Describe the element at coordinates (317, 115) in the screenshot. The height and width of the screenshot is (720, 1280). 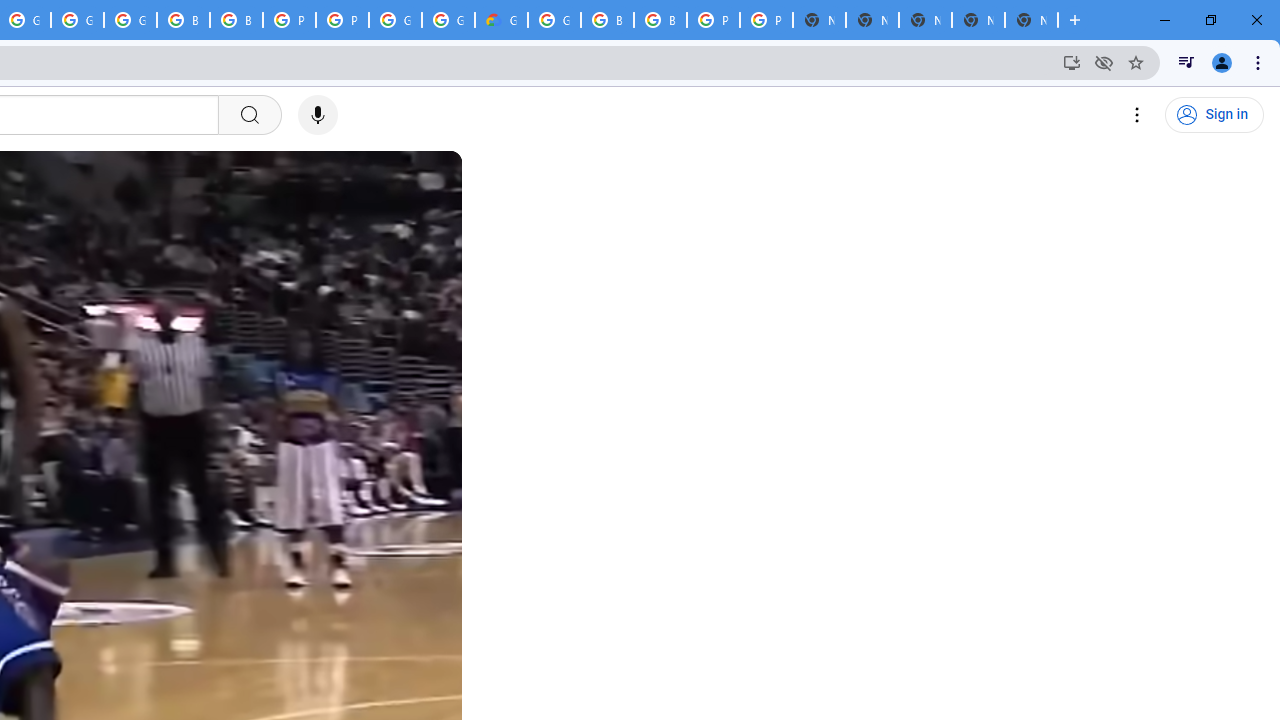
I see `'Search with your voice'` at that location.